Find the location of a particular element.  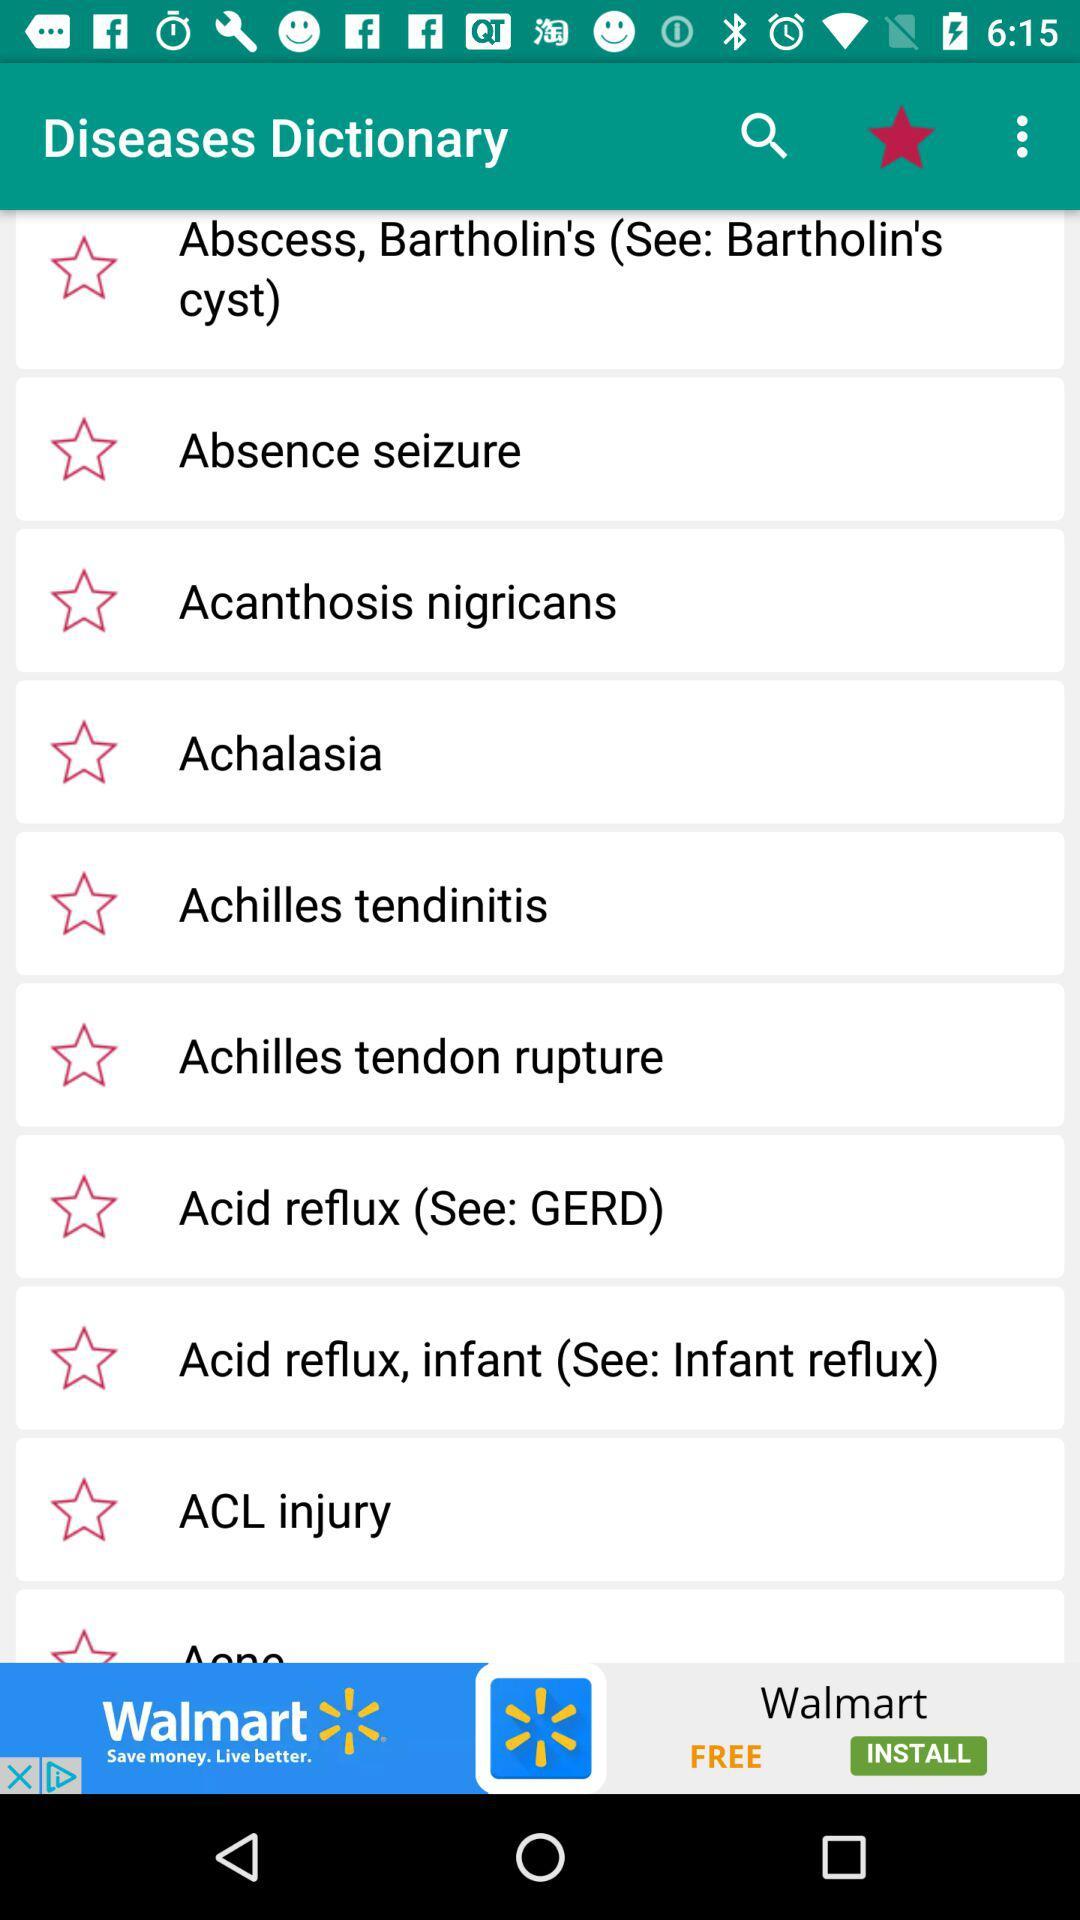

like is located at coordinates (83, 1508).